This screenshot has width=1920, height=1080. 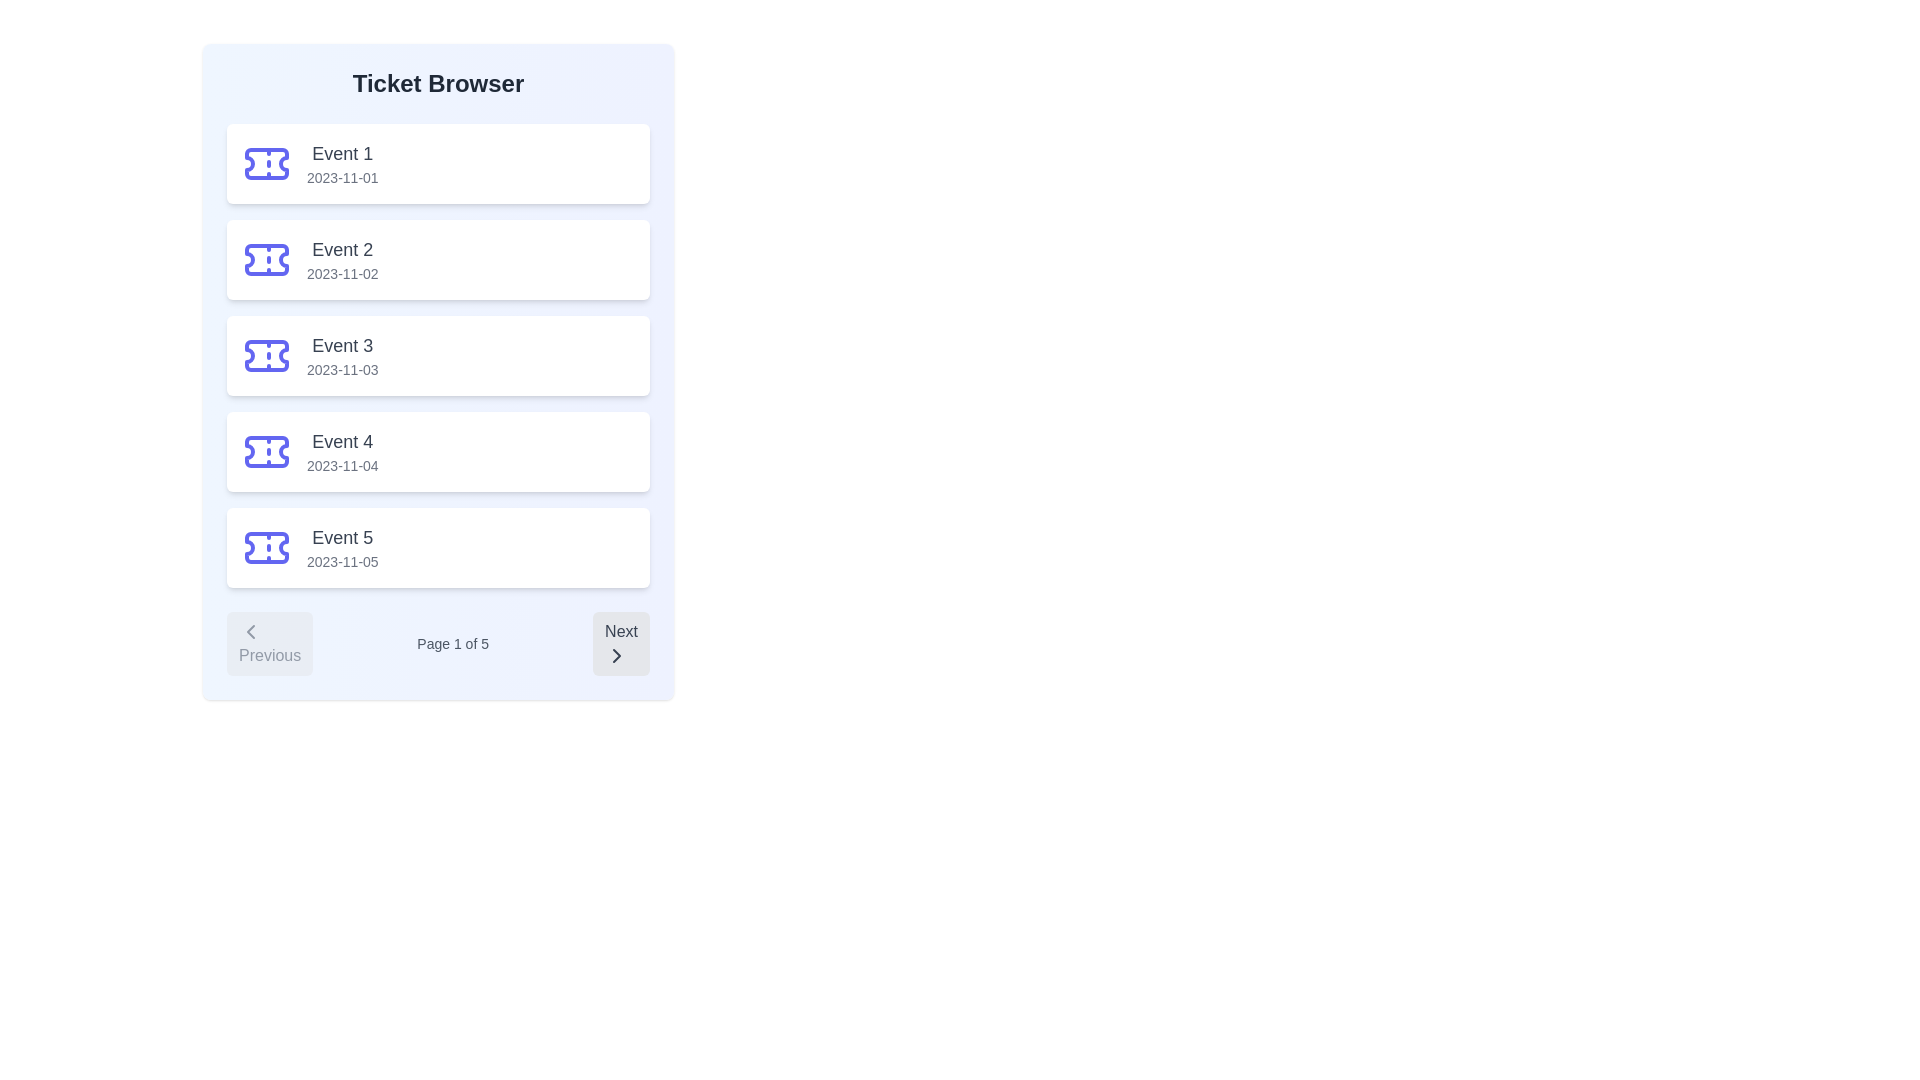 I want to click on the text block displaying the title and subtitle of 'Event 5', so click(x=342, y=547).